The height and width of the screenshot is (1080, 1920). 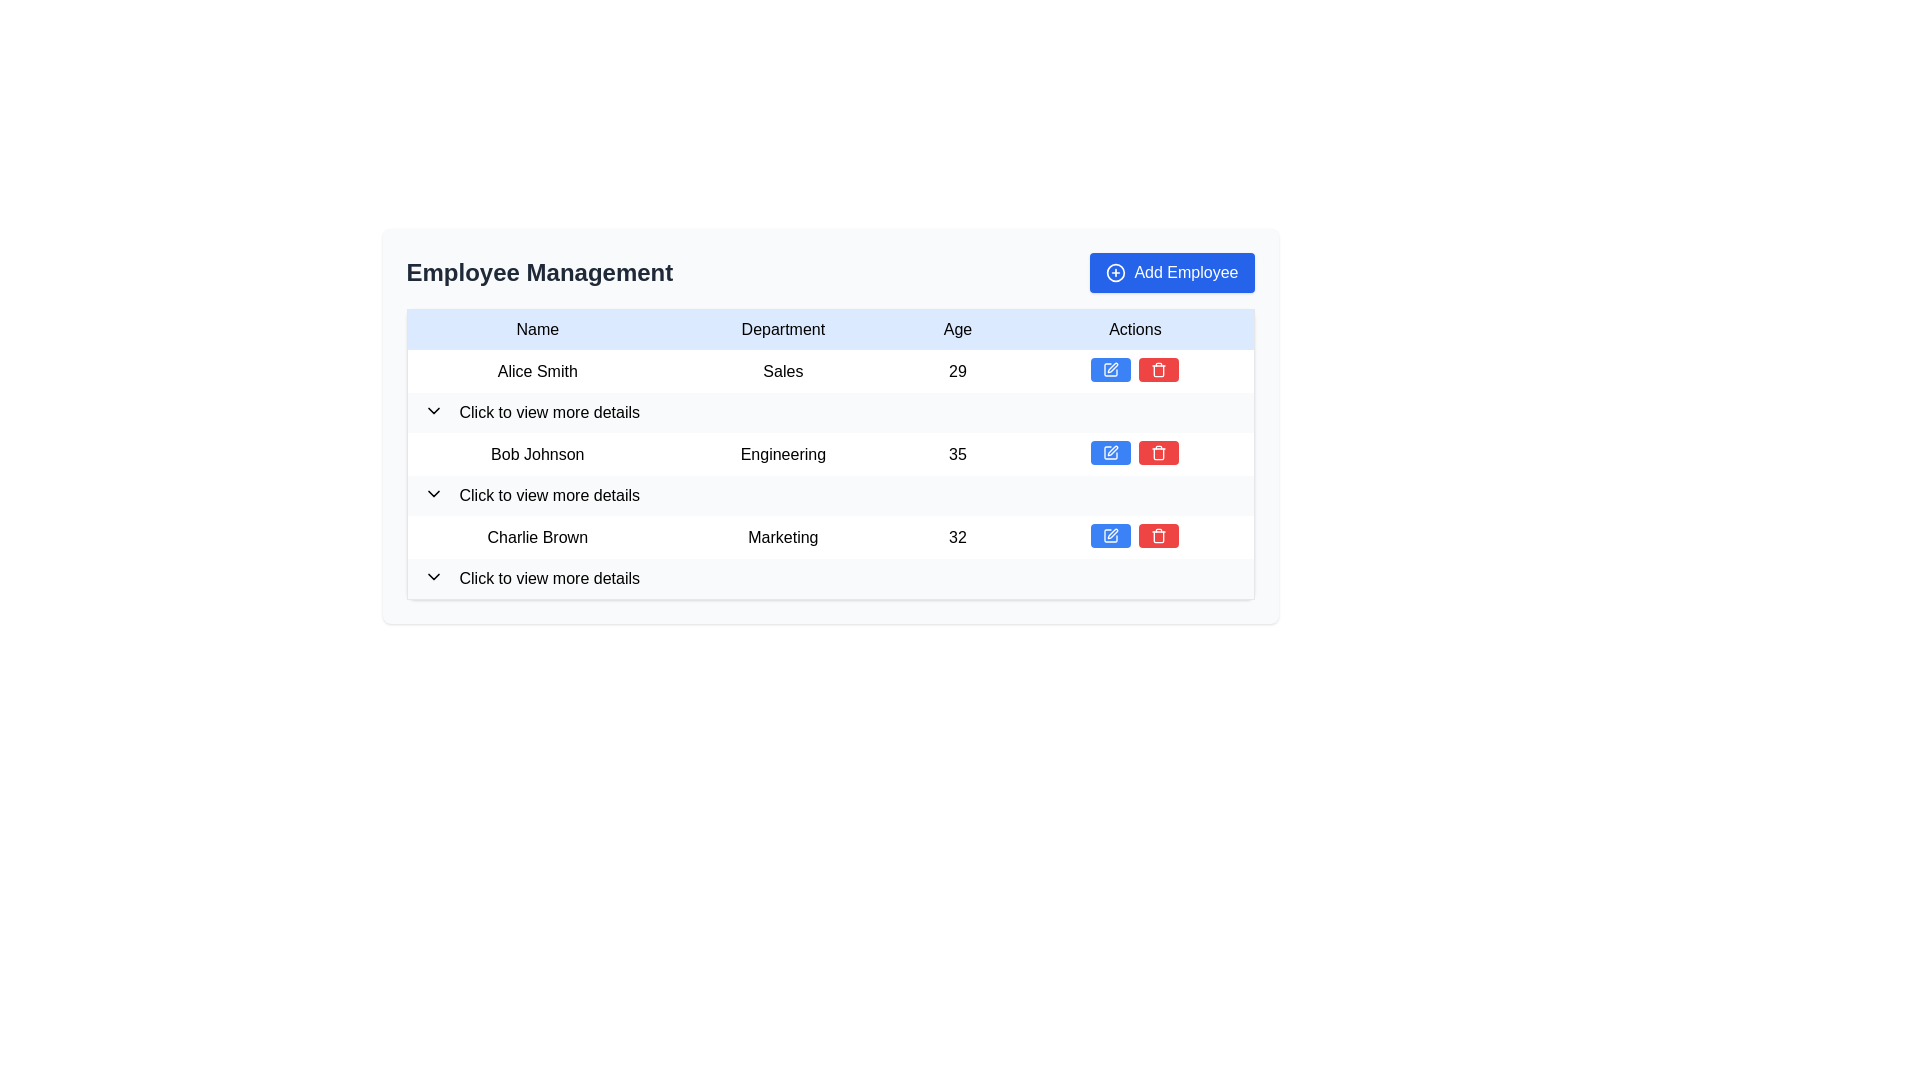 I want to click on the trash bin icon representing the delete function located in the last column of the action row corresponding to employee Charlie Brown, so click(x=1159, y=536).